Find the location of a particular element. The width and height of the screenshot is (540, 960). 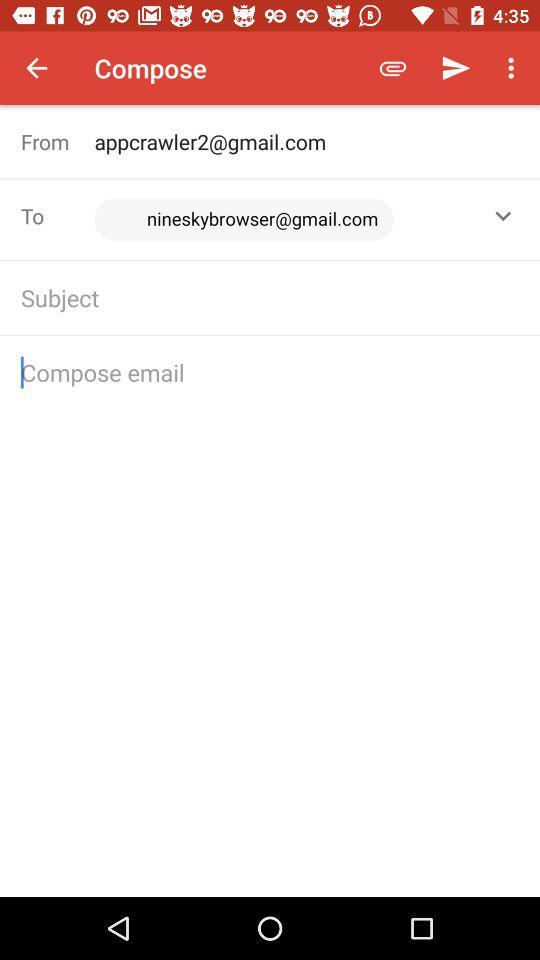

the expand_more icon is located at coordinates (502, 216).